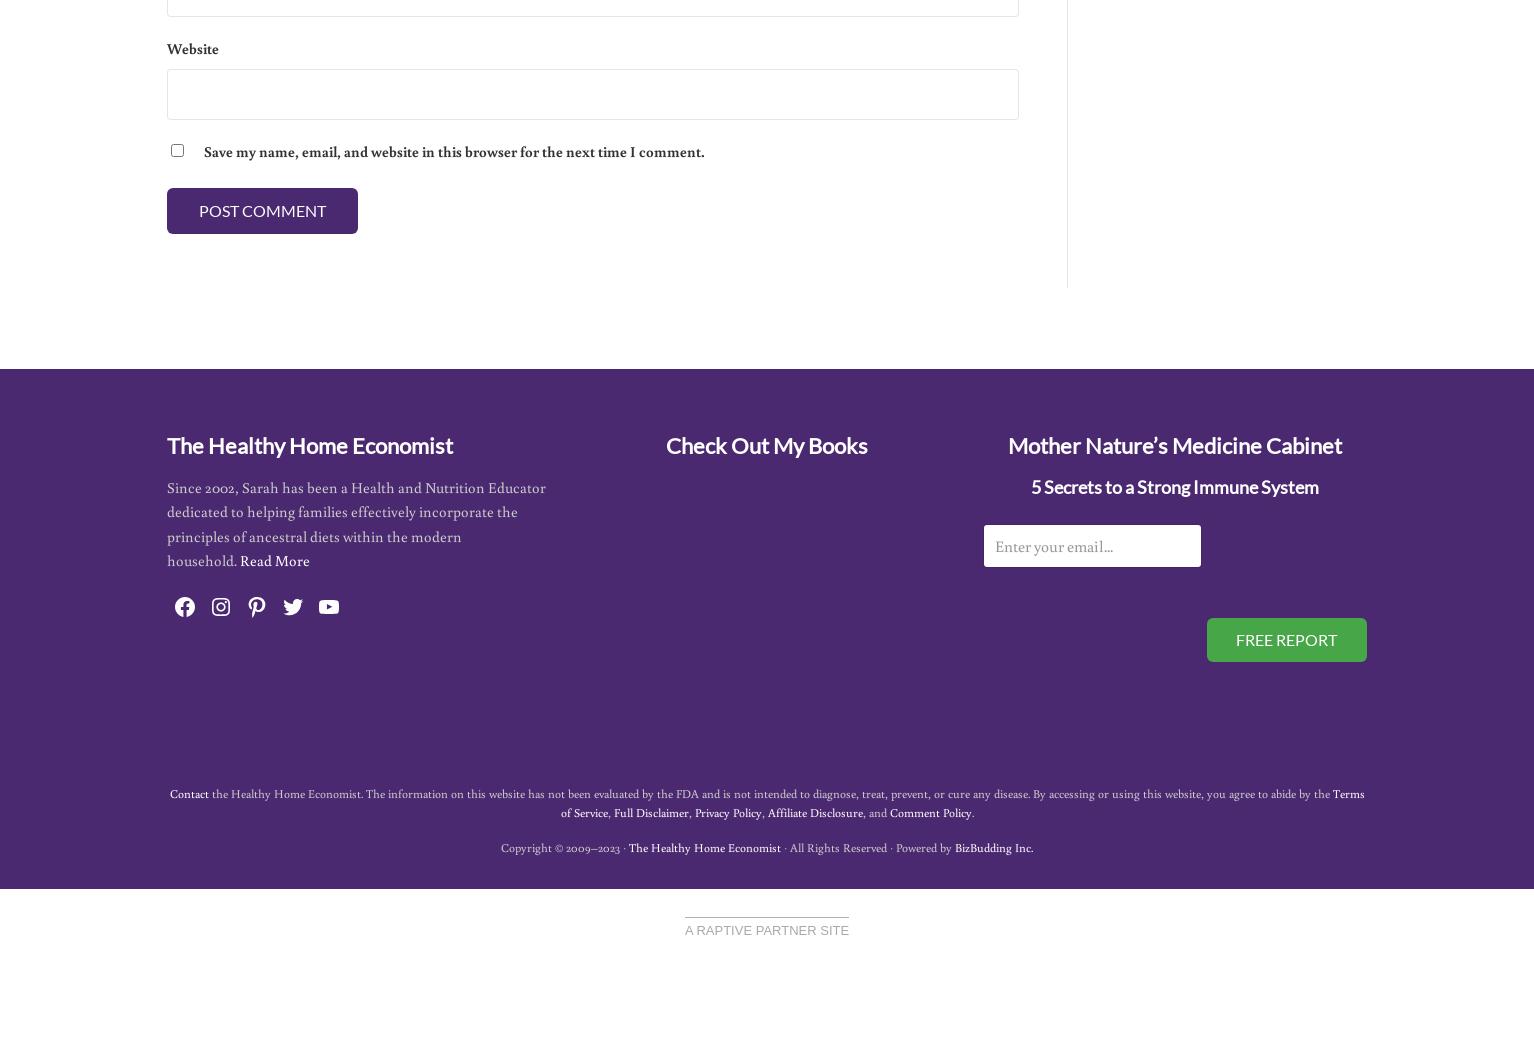 The width and height of the screenshot is (1534, 1038). What do you see at coordinates (1006, 445) in the screenshot?
I see `'Mother Nature’s Medicine Cabinet'` at bounding box center [1006, 445].